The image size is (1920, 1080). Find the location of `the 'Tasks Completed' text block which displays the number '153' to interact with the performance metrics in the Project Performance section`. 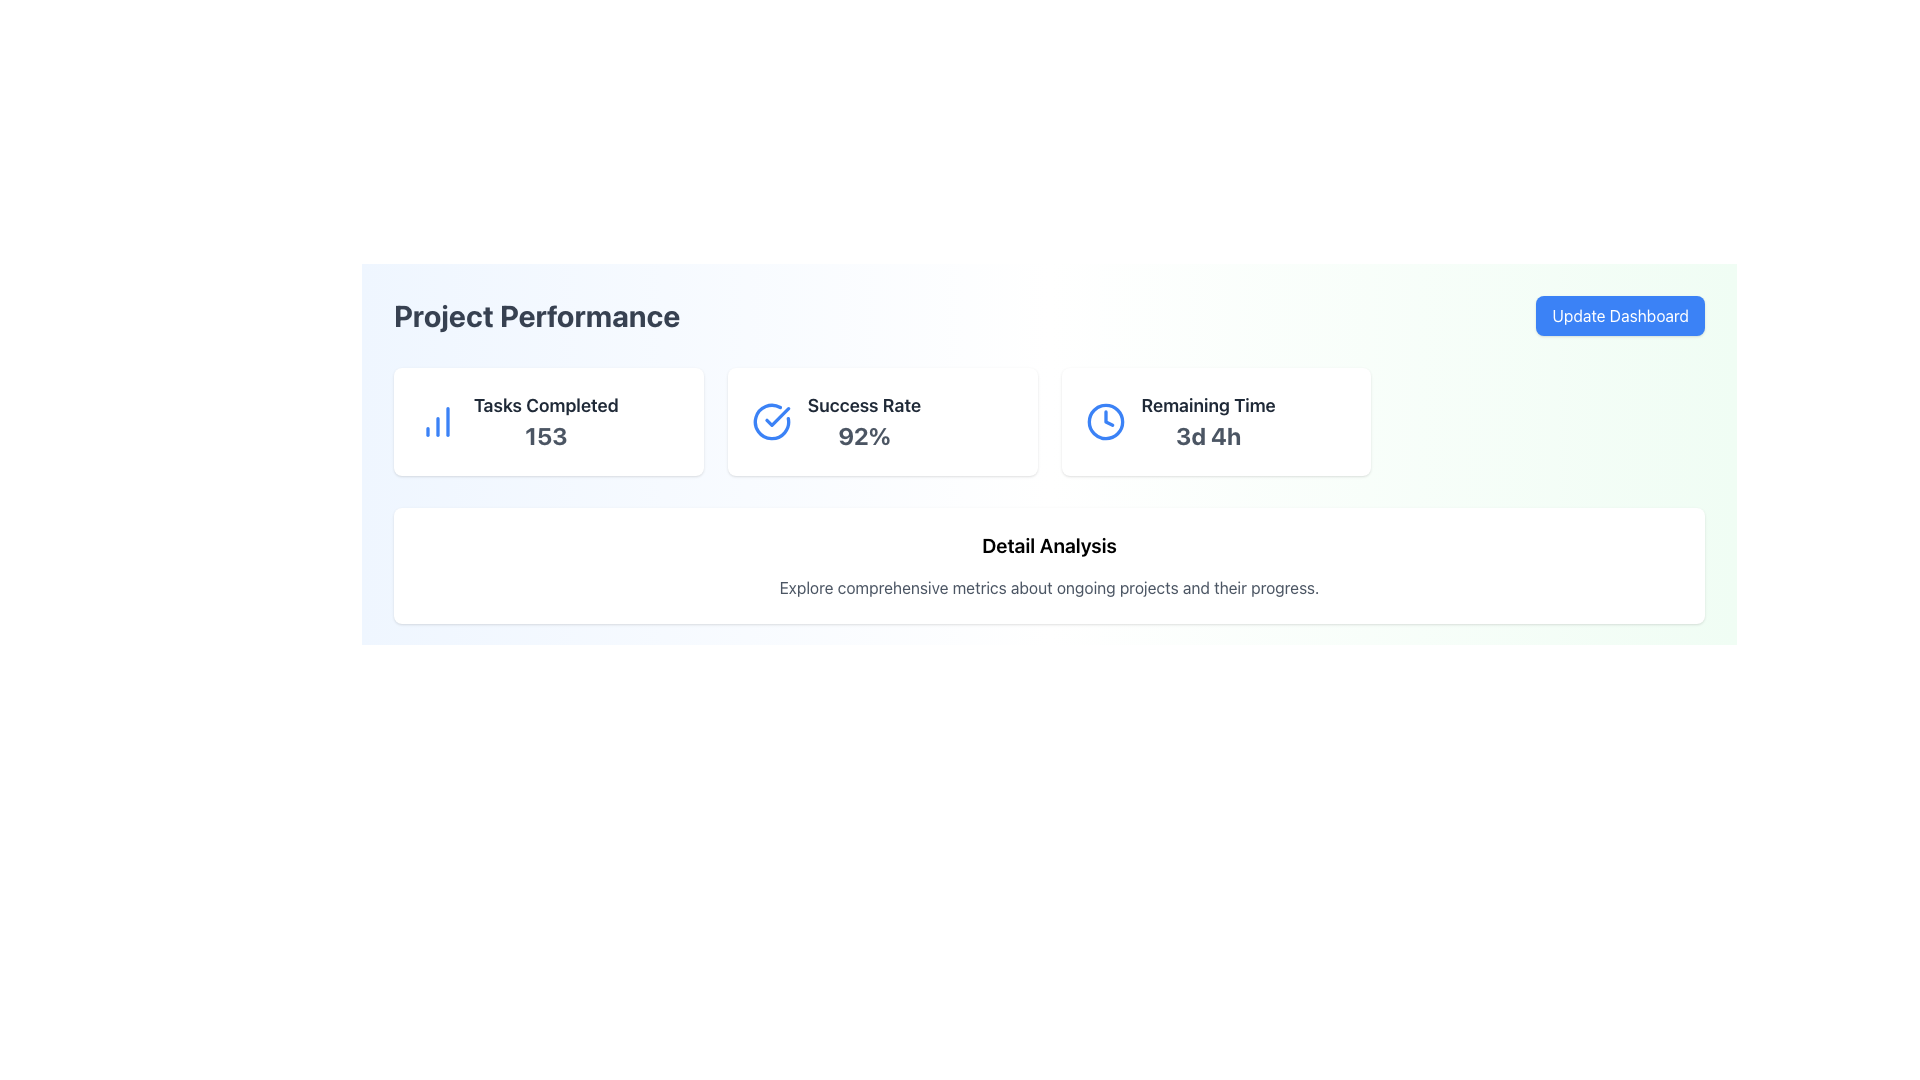

the 'Tasks Completed' text block which displays the number '153' to interact with the performance metrics in the Project Performance section is located at coordinates (546, 420).